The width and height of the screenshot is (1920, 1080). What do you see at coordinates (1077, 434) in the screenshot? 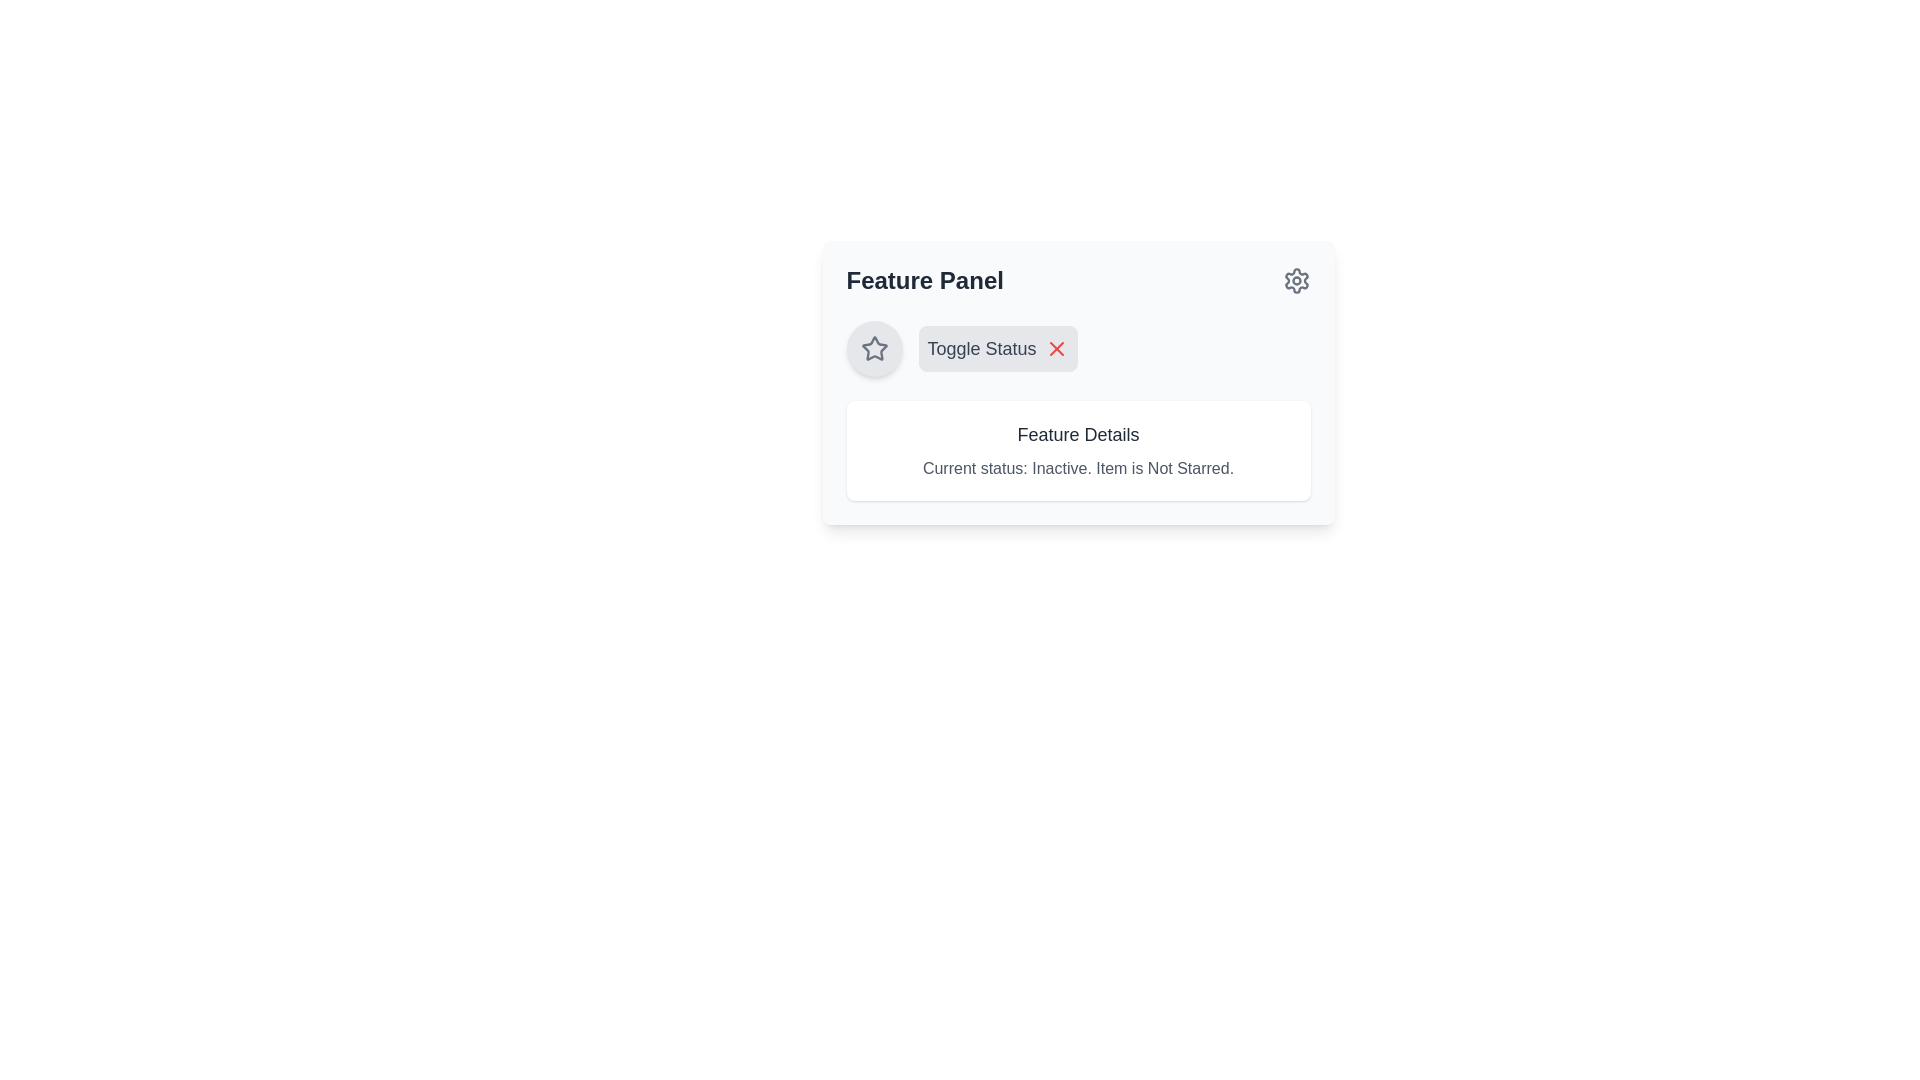
I see `the text label displaying 'Feature Details' which is located at the top of the white box in the 'Feature Panel'` at bounding box center [1077, 434].